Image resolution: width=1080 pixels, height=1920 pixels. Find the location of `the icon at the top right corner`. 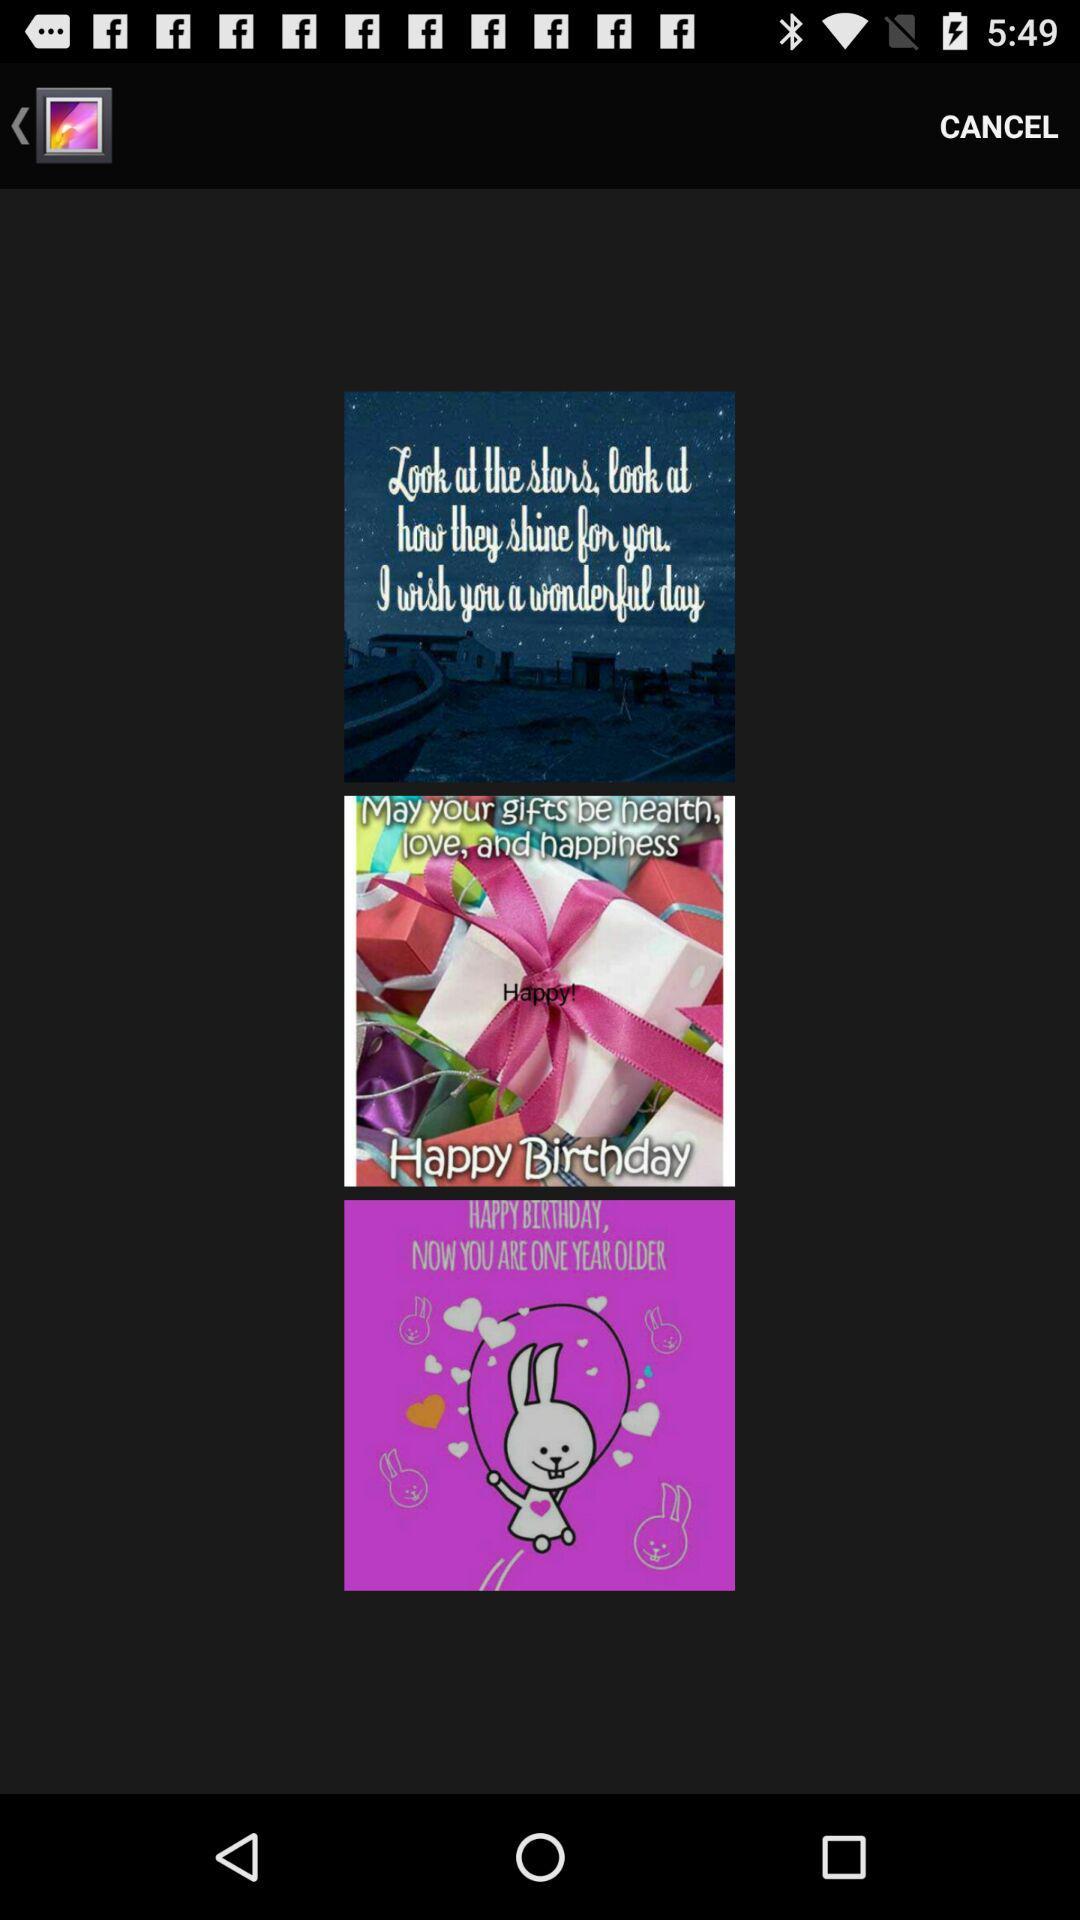

the icon at the top right corner is located at coordinates (999, 124).